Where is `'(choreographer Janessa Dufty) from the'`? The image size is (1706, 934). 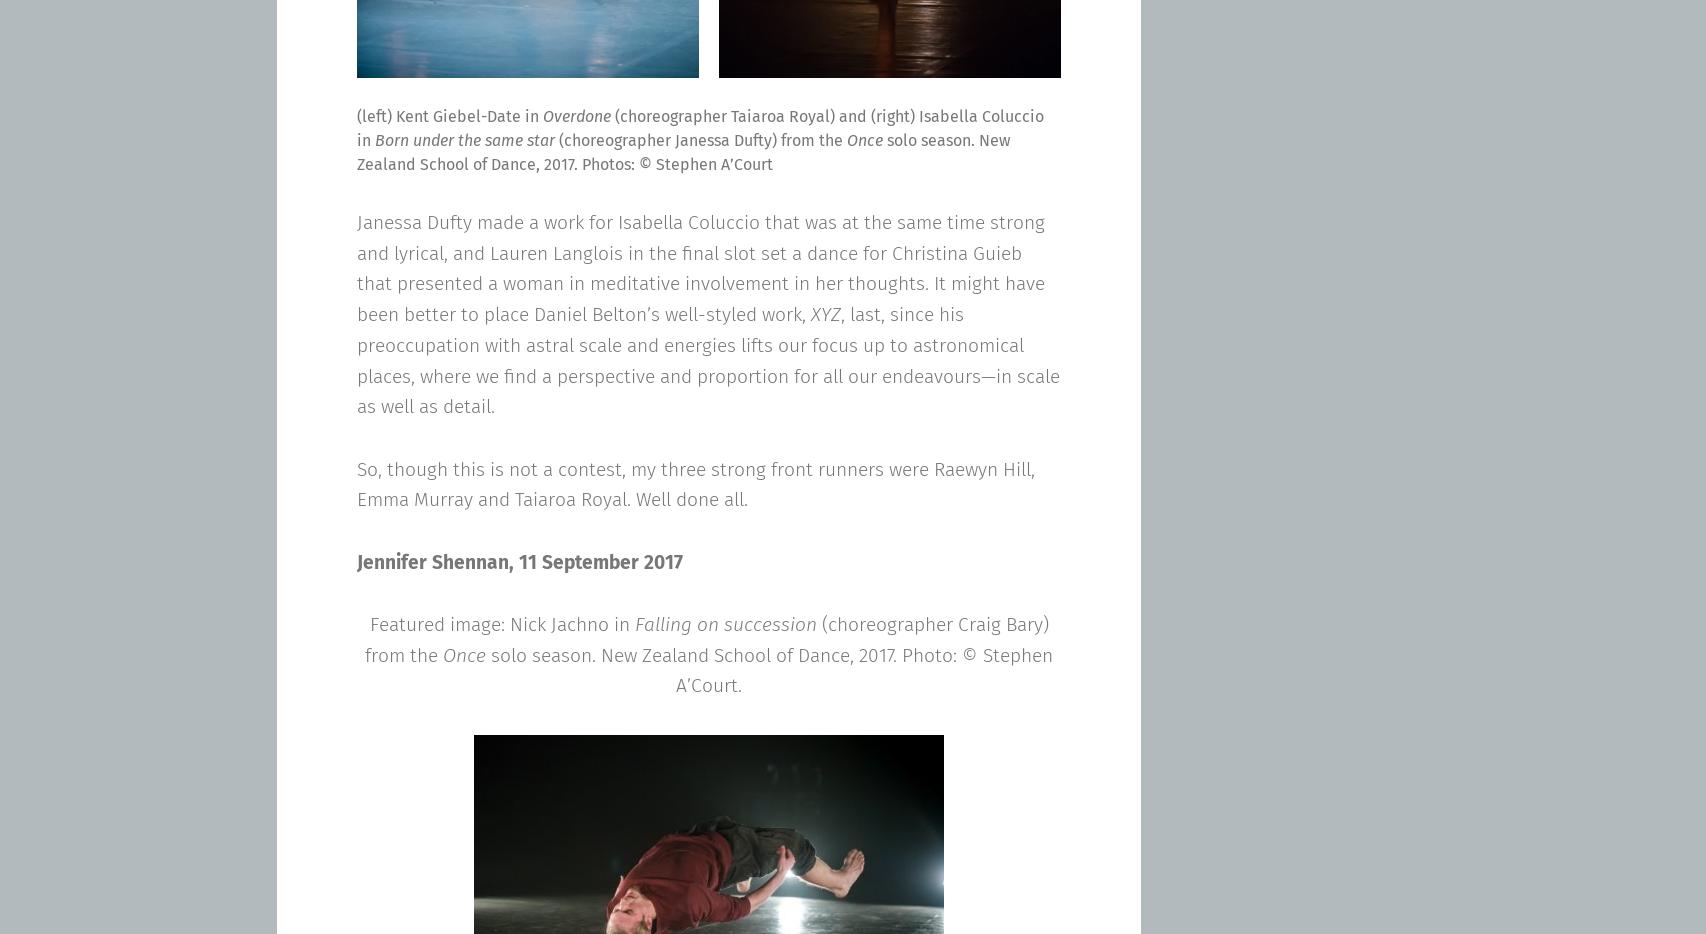 '(choreographer Janessa Dufty) from the' is located at coordinates (553, 141).